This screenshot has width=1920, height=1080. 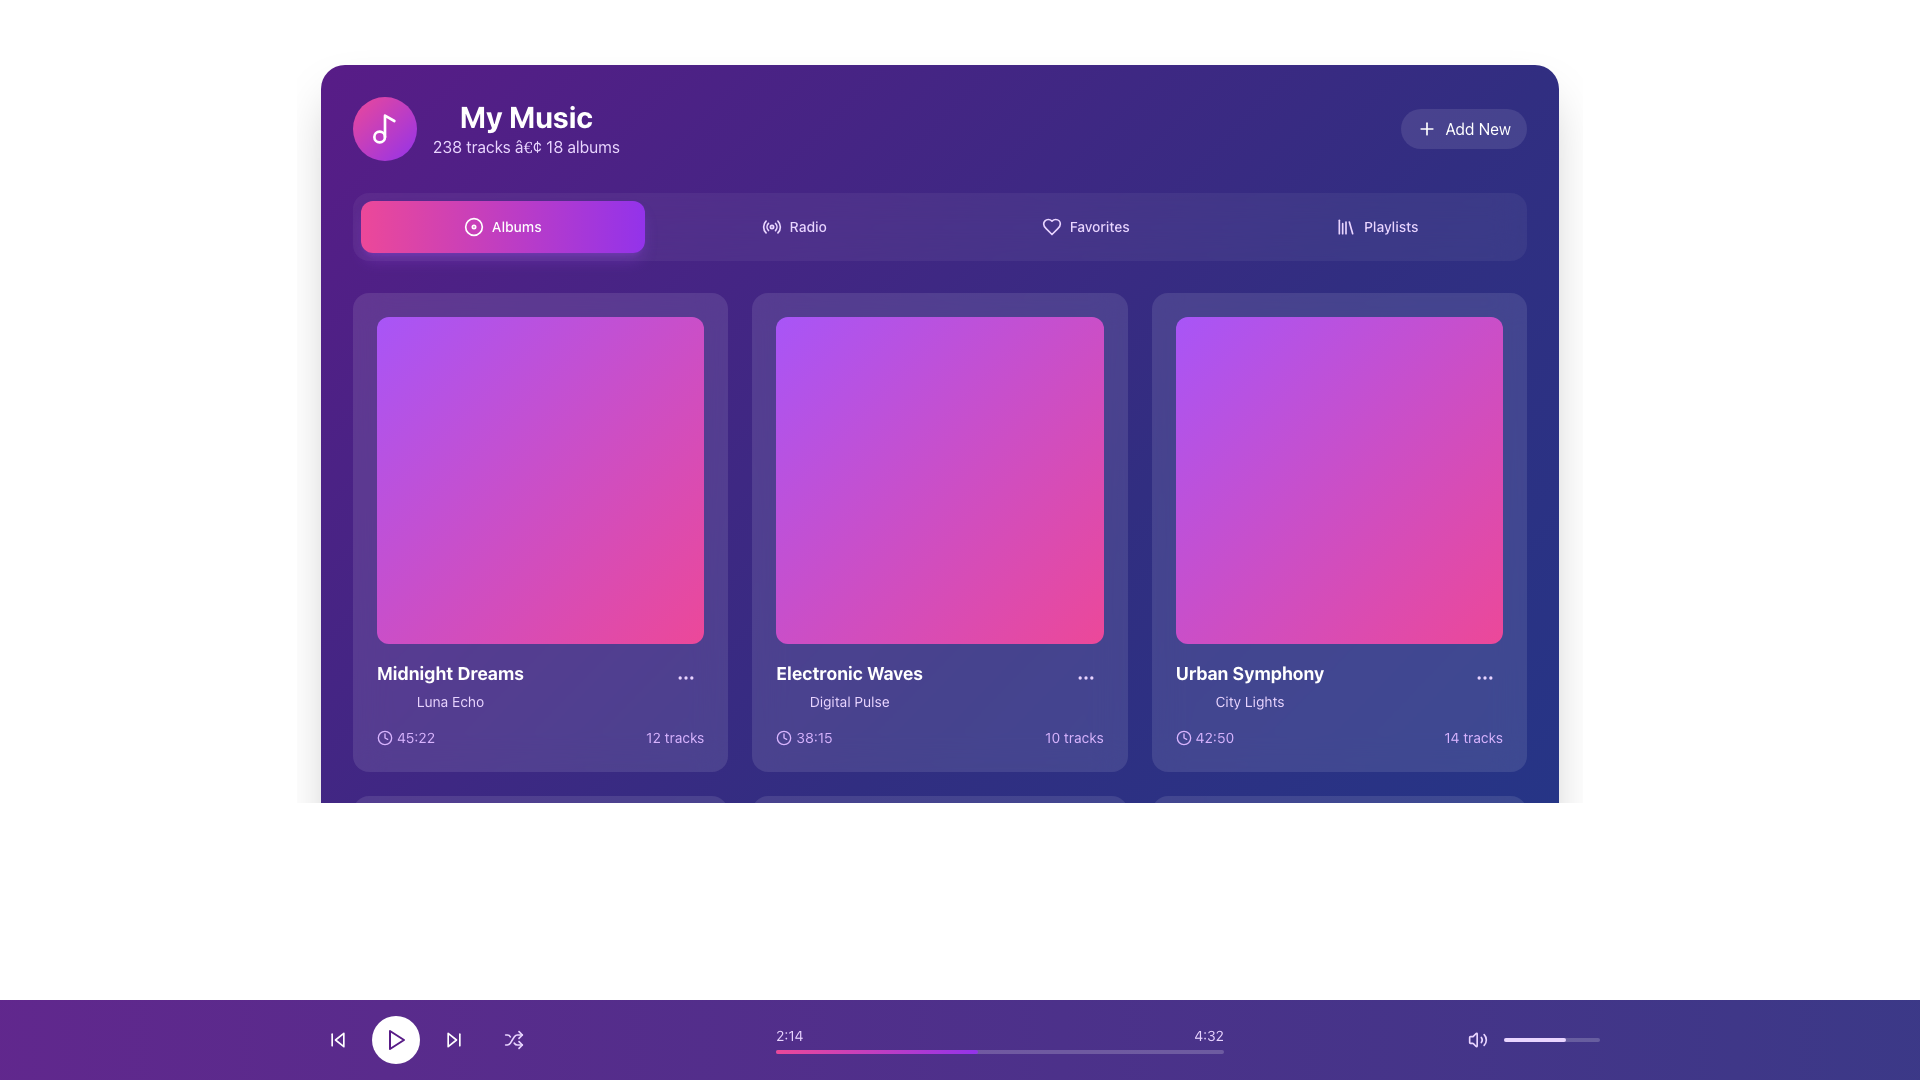 I want to click on the 'Playlists' button, which is the last button in a horizontally aligned navigation bar, so click(x=1376, y=226).